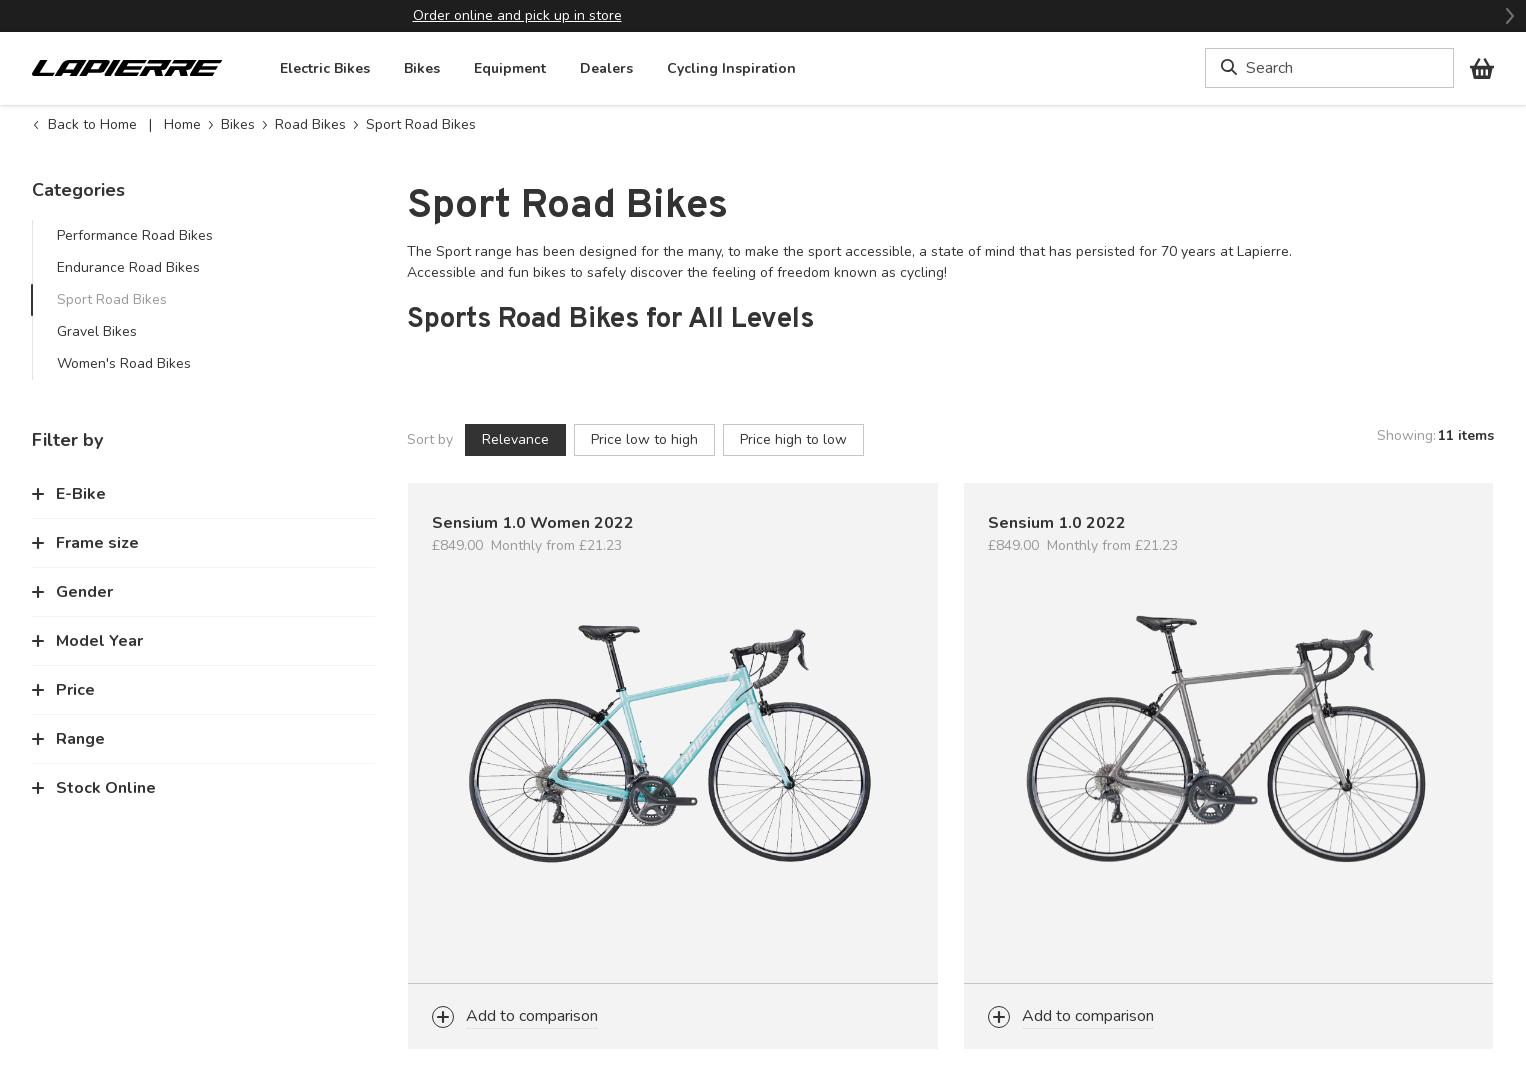 This screenshot has width=1526, height=1066. What do you see at coordinates (56, 639) in the screenshot?
I see `'Model Year'` at bounding box center [56, 639].